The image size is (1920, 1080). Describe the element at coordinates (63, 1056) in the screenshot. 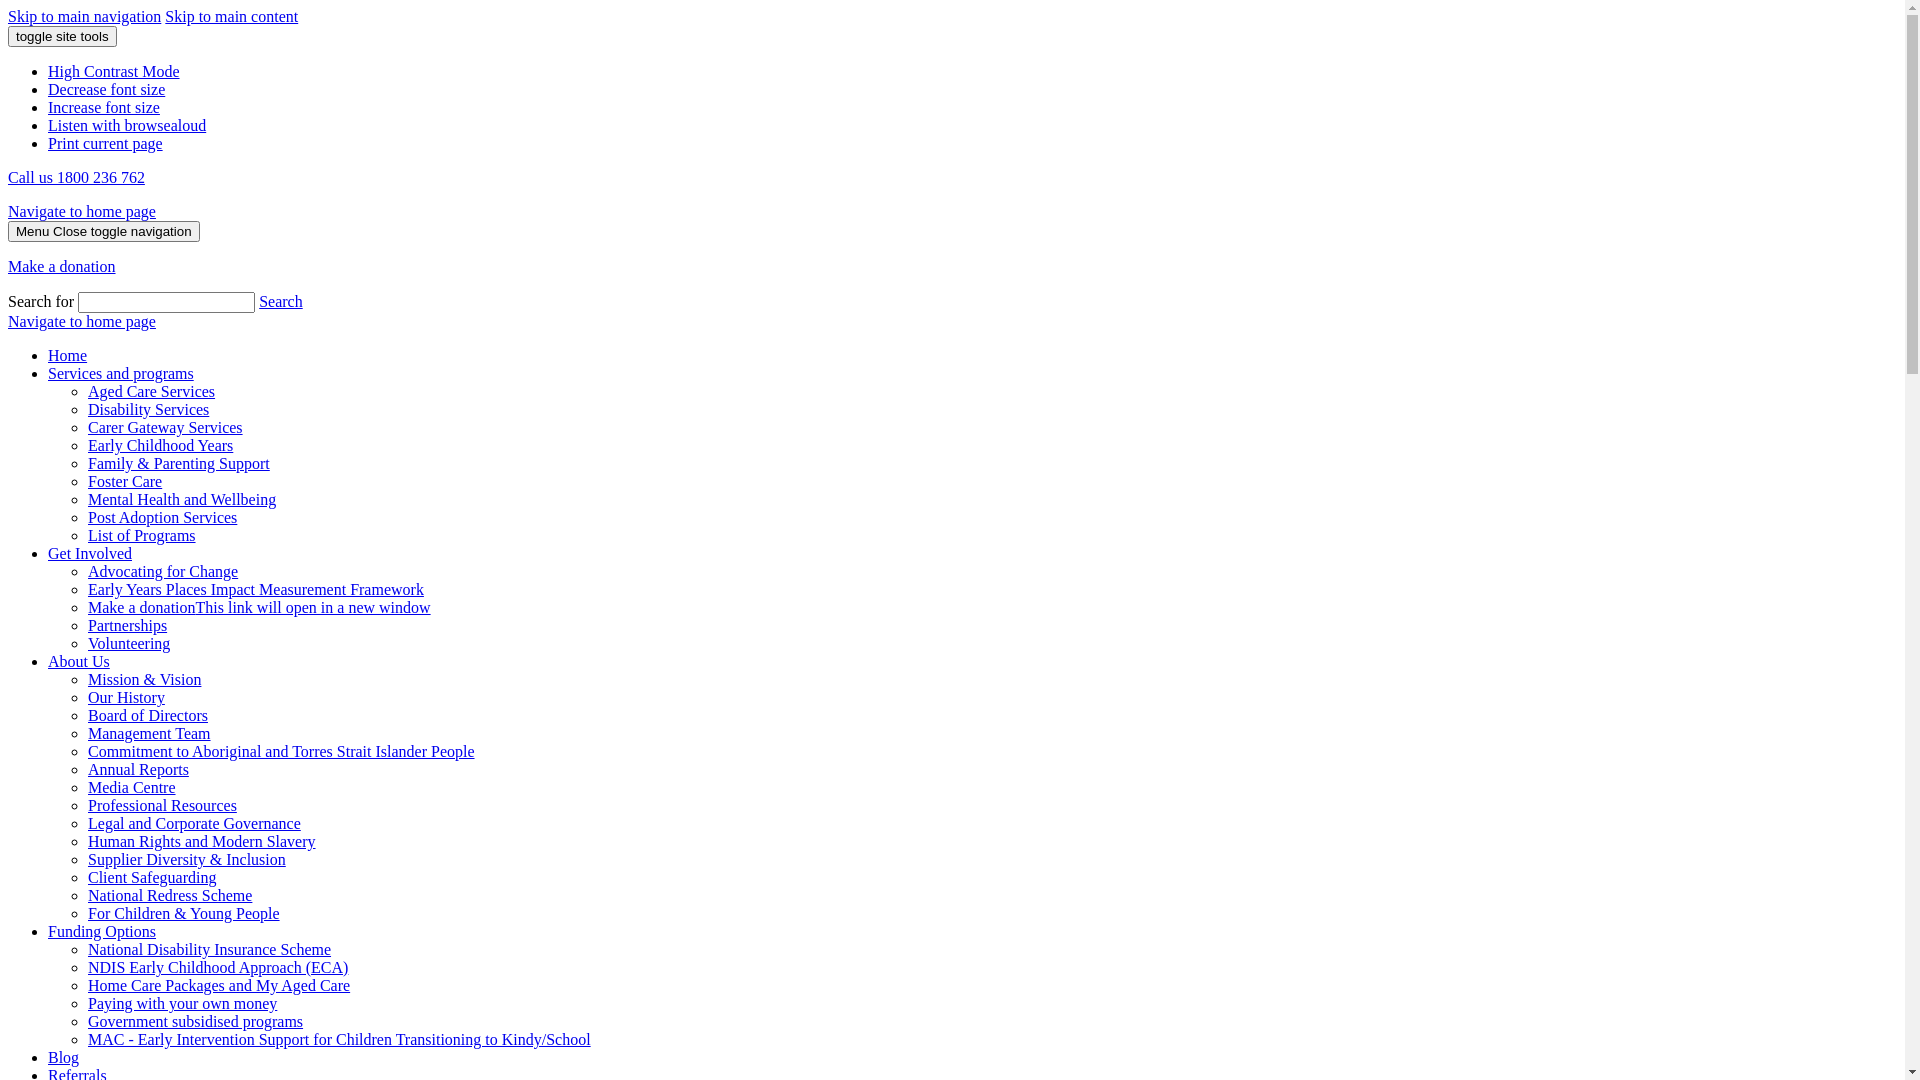

I see `'Blog'` at that location.